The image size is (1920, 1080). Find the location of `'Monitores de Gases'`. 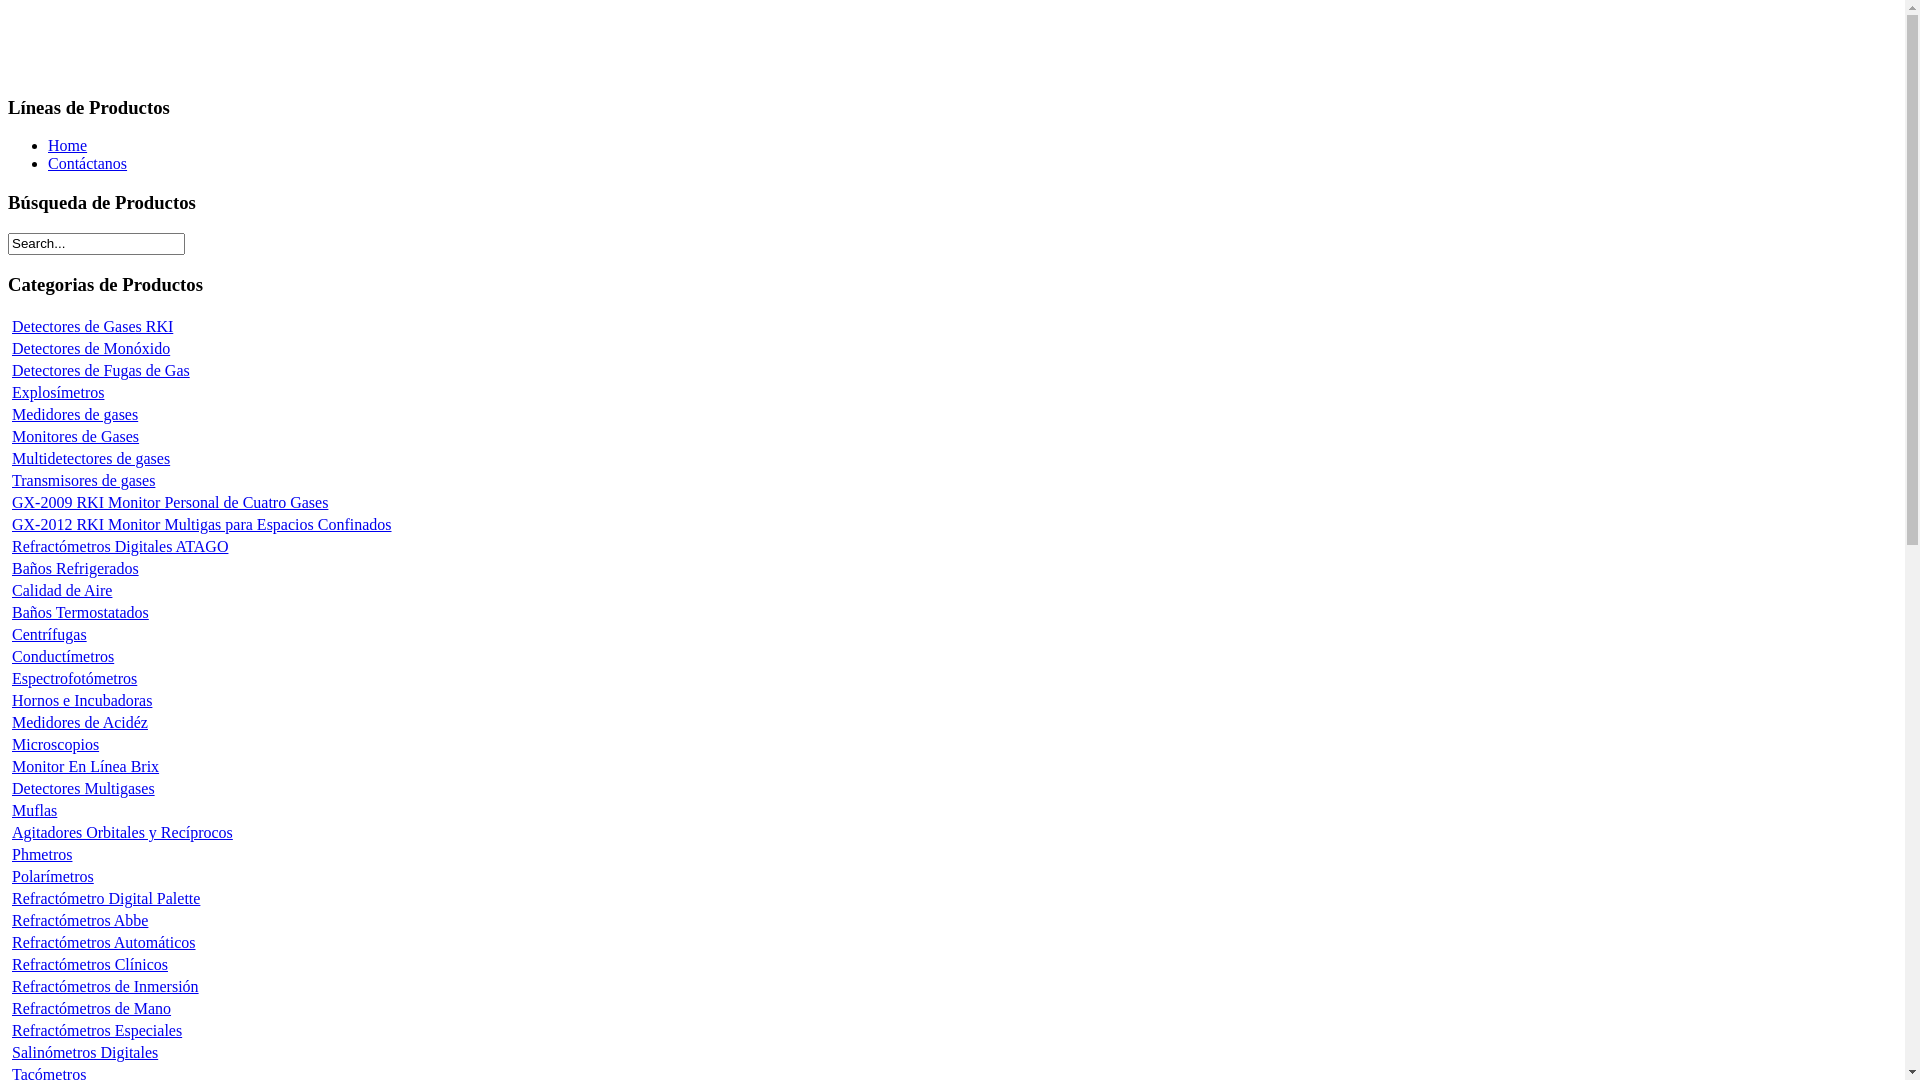

'Monitores de Gases' is located at coordinates (12, 435).